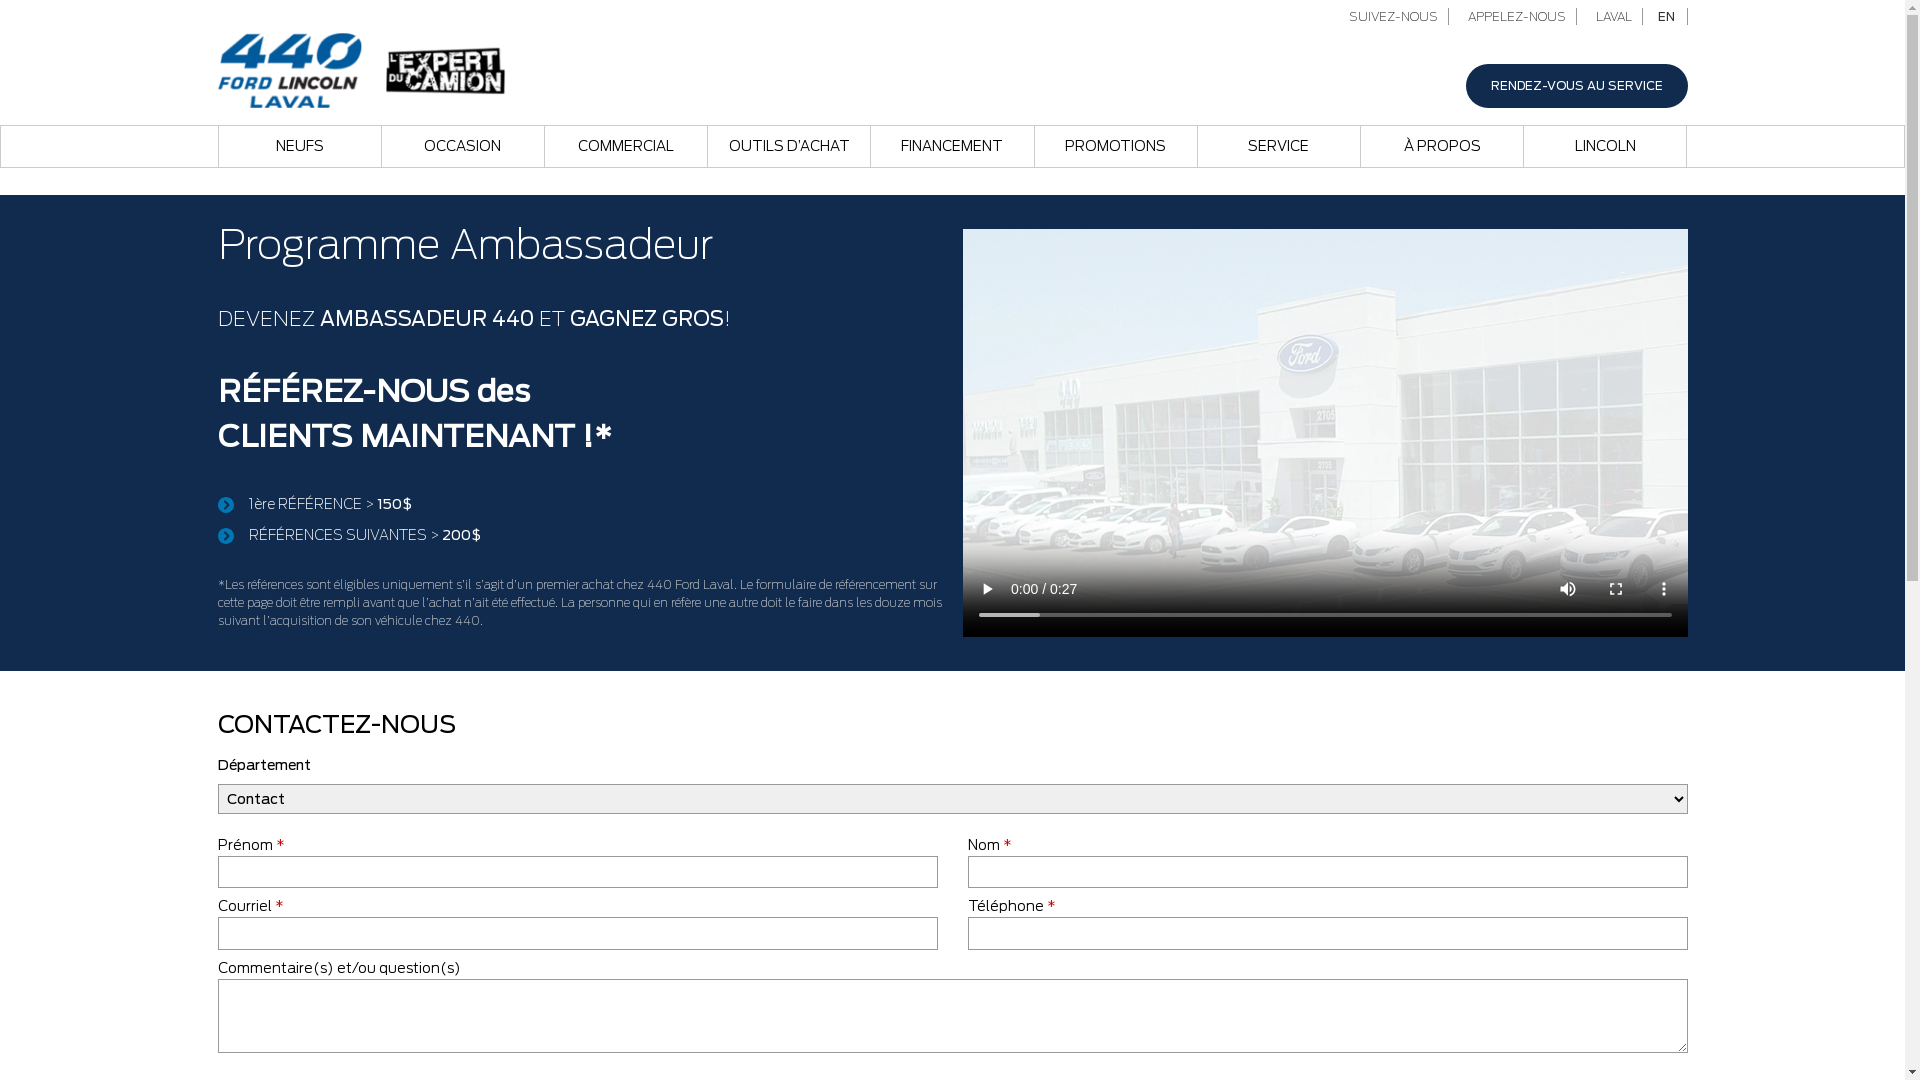 Image resolution: width=1920 pixels, height=1080 pixels. Describe the element at coordinates (1576, 84) in the screenshot. I see `'RENDEZ-VOUS AU SERVICE'` at that location.